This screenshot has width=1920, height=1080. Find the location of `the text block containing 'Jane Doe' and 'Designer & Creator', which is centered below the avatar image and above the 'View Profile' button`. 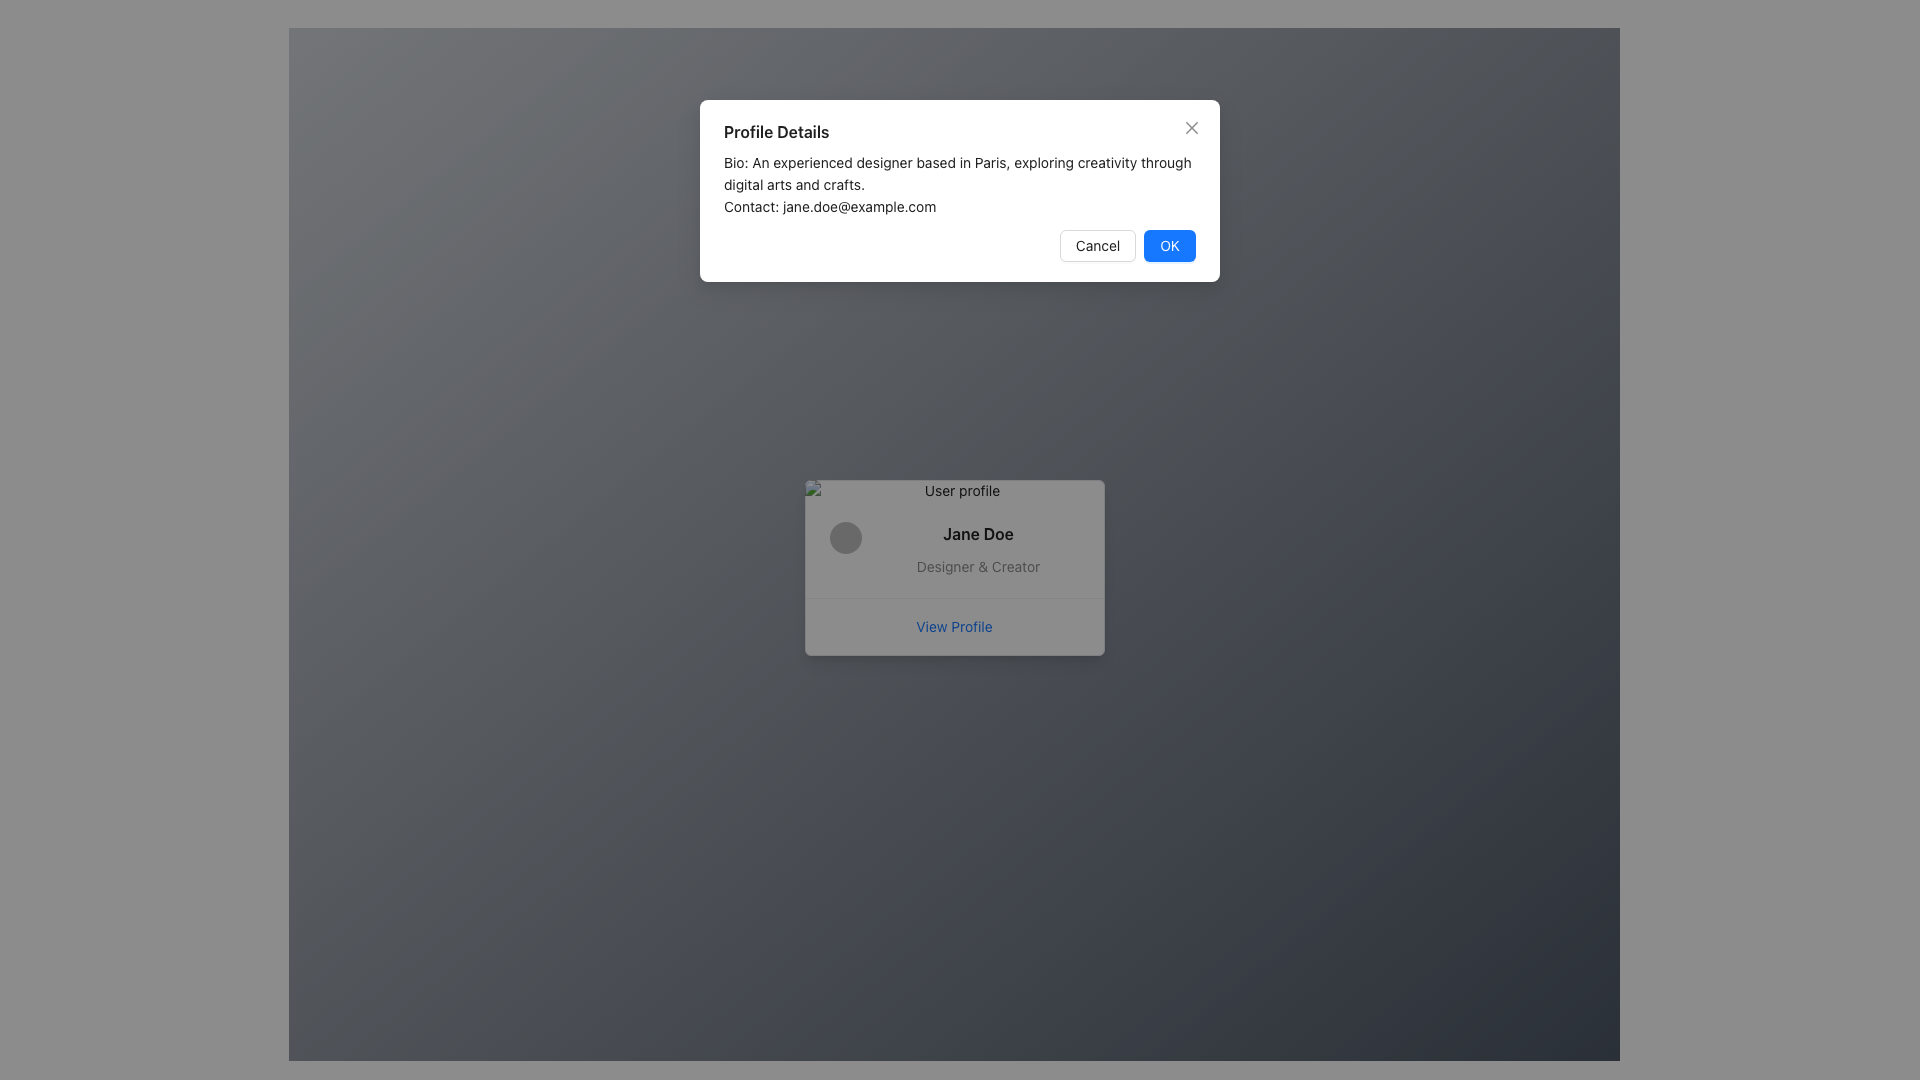

the text block containing 'Jane Doe' and 'Designer & Creator', which is centered below the avatar image and above the 'View Profile' button is located at coordinates (978, 549).